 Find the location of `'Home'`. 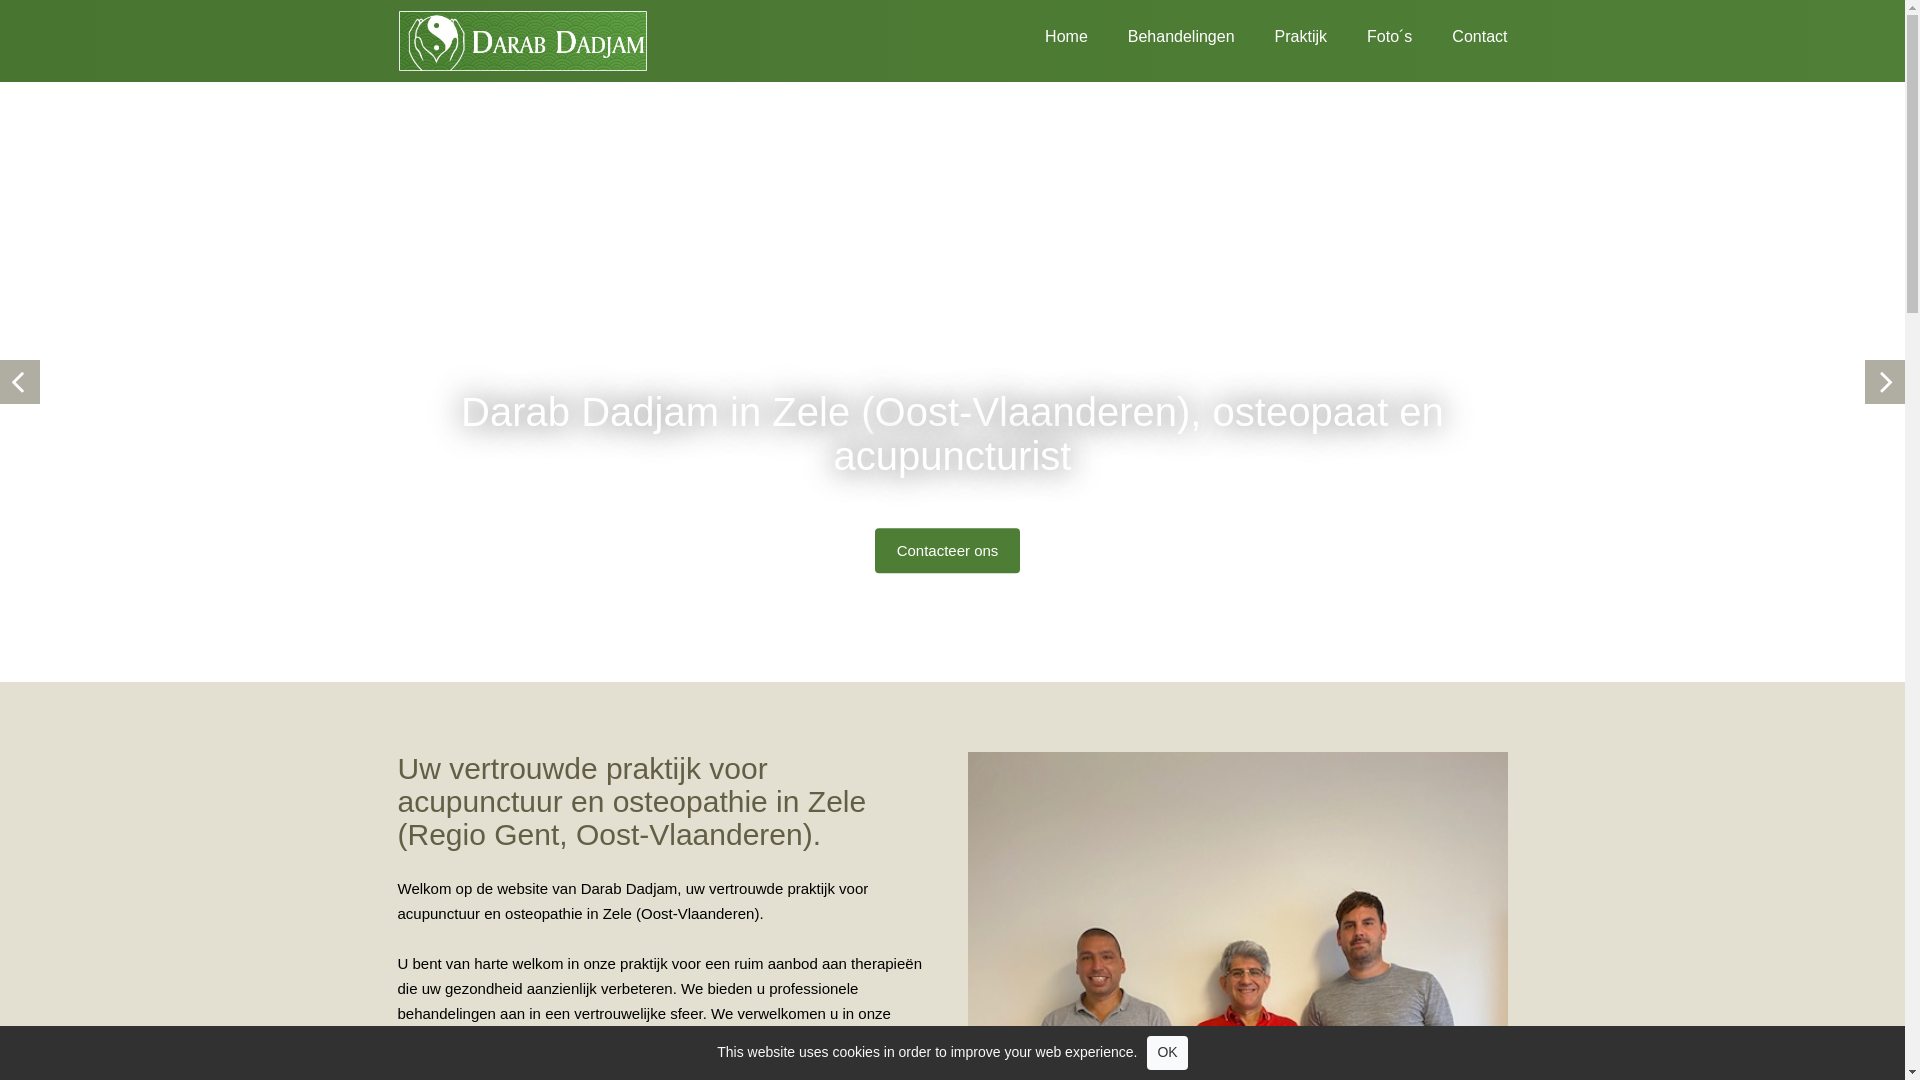

'Home' is located at coordinates (1045, 33).